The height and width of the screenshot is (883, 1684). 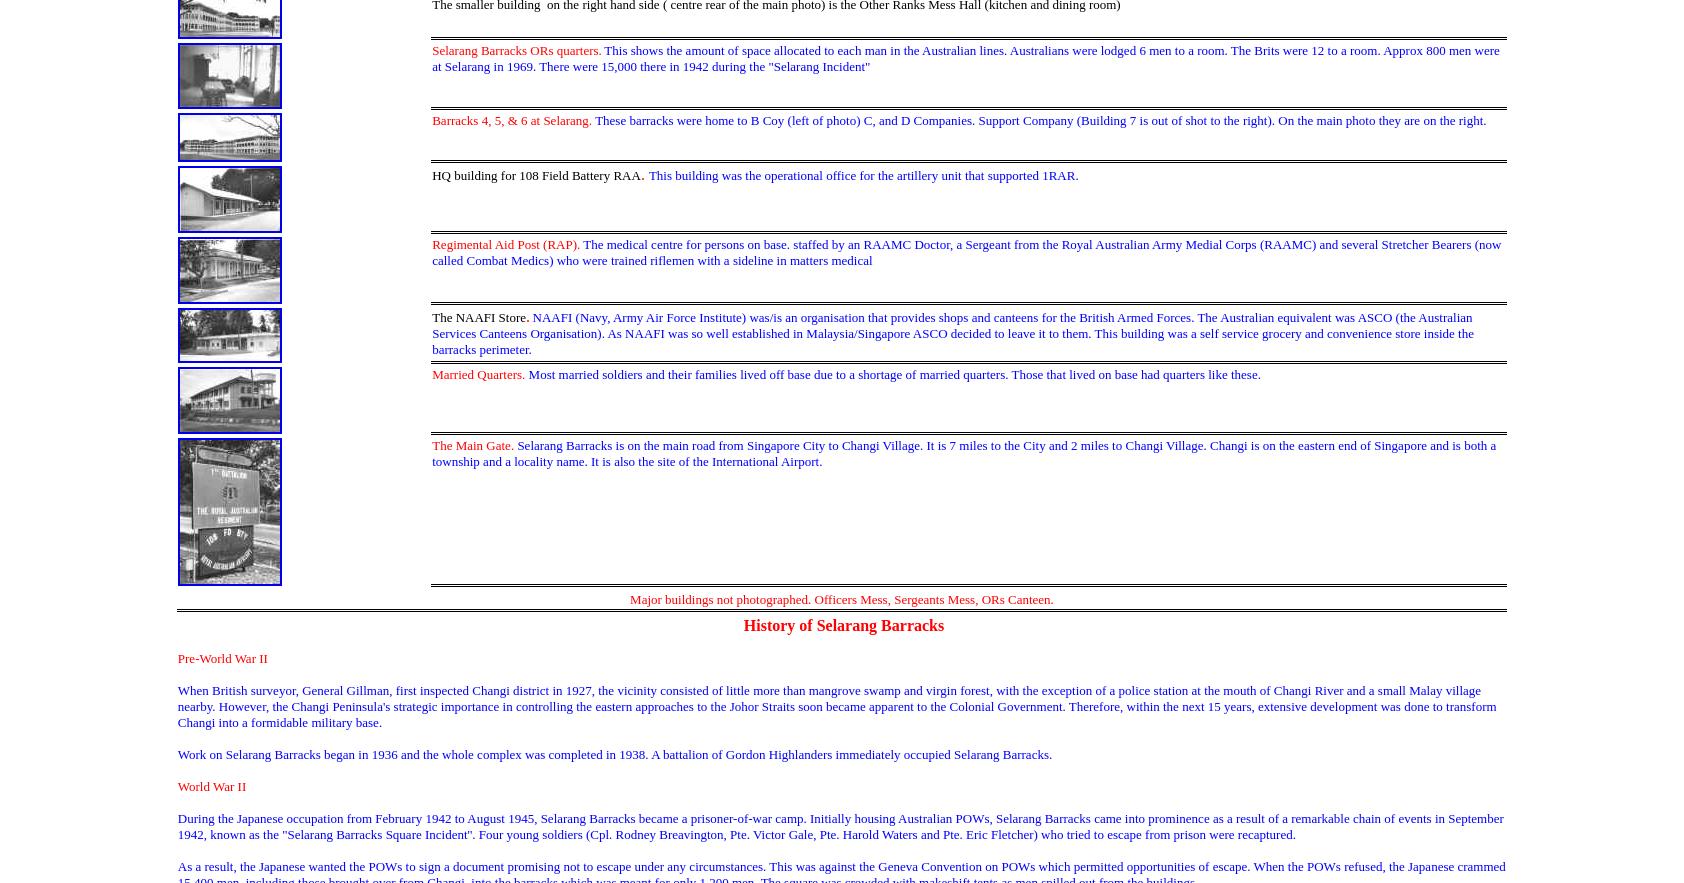 What do you see at coordinates (535, 174) in the screenshot?
I see `'HQ
        building for 108 Field Battery RAA'` at bounding box center [535, 174].